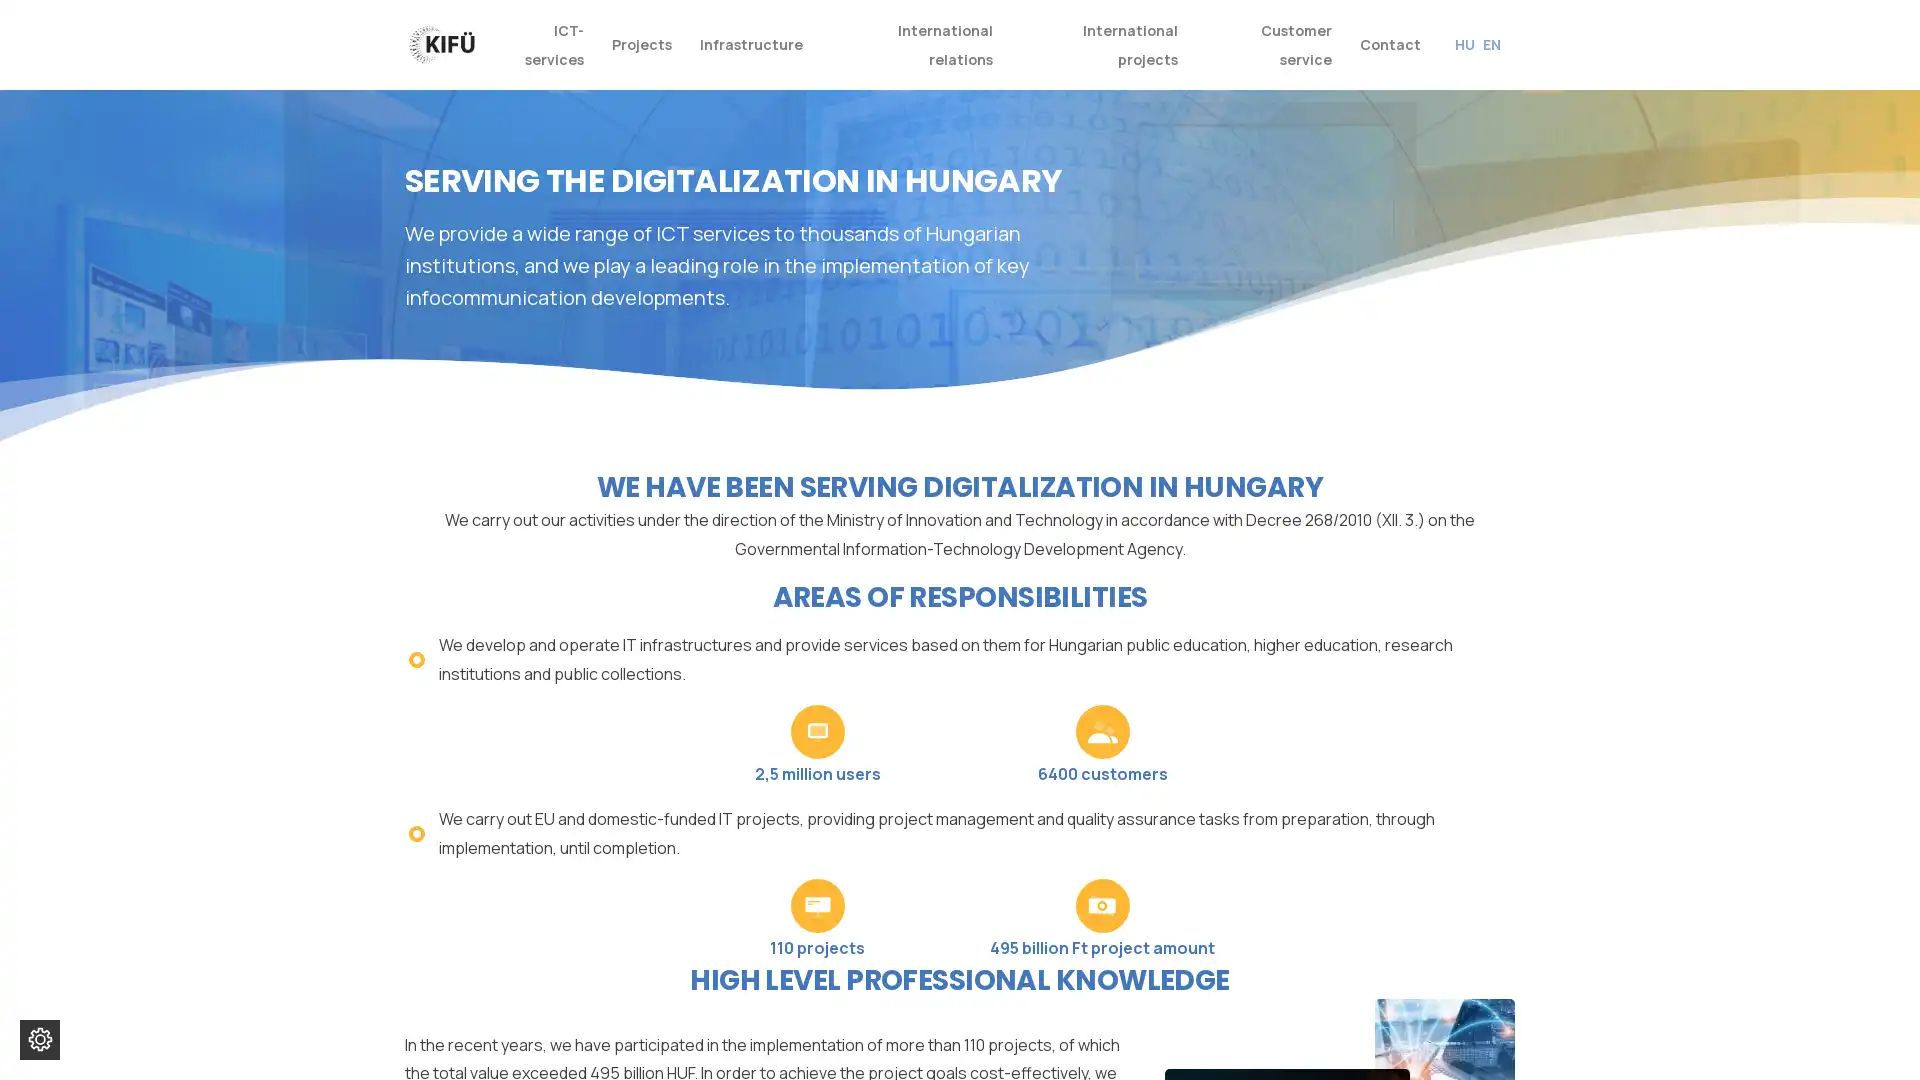  I want to click on Change cookie settings, so click(39, 1039).